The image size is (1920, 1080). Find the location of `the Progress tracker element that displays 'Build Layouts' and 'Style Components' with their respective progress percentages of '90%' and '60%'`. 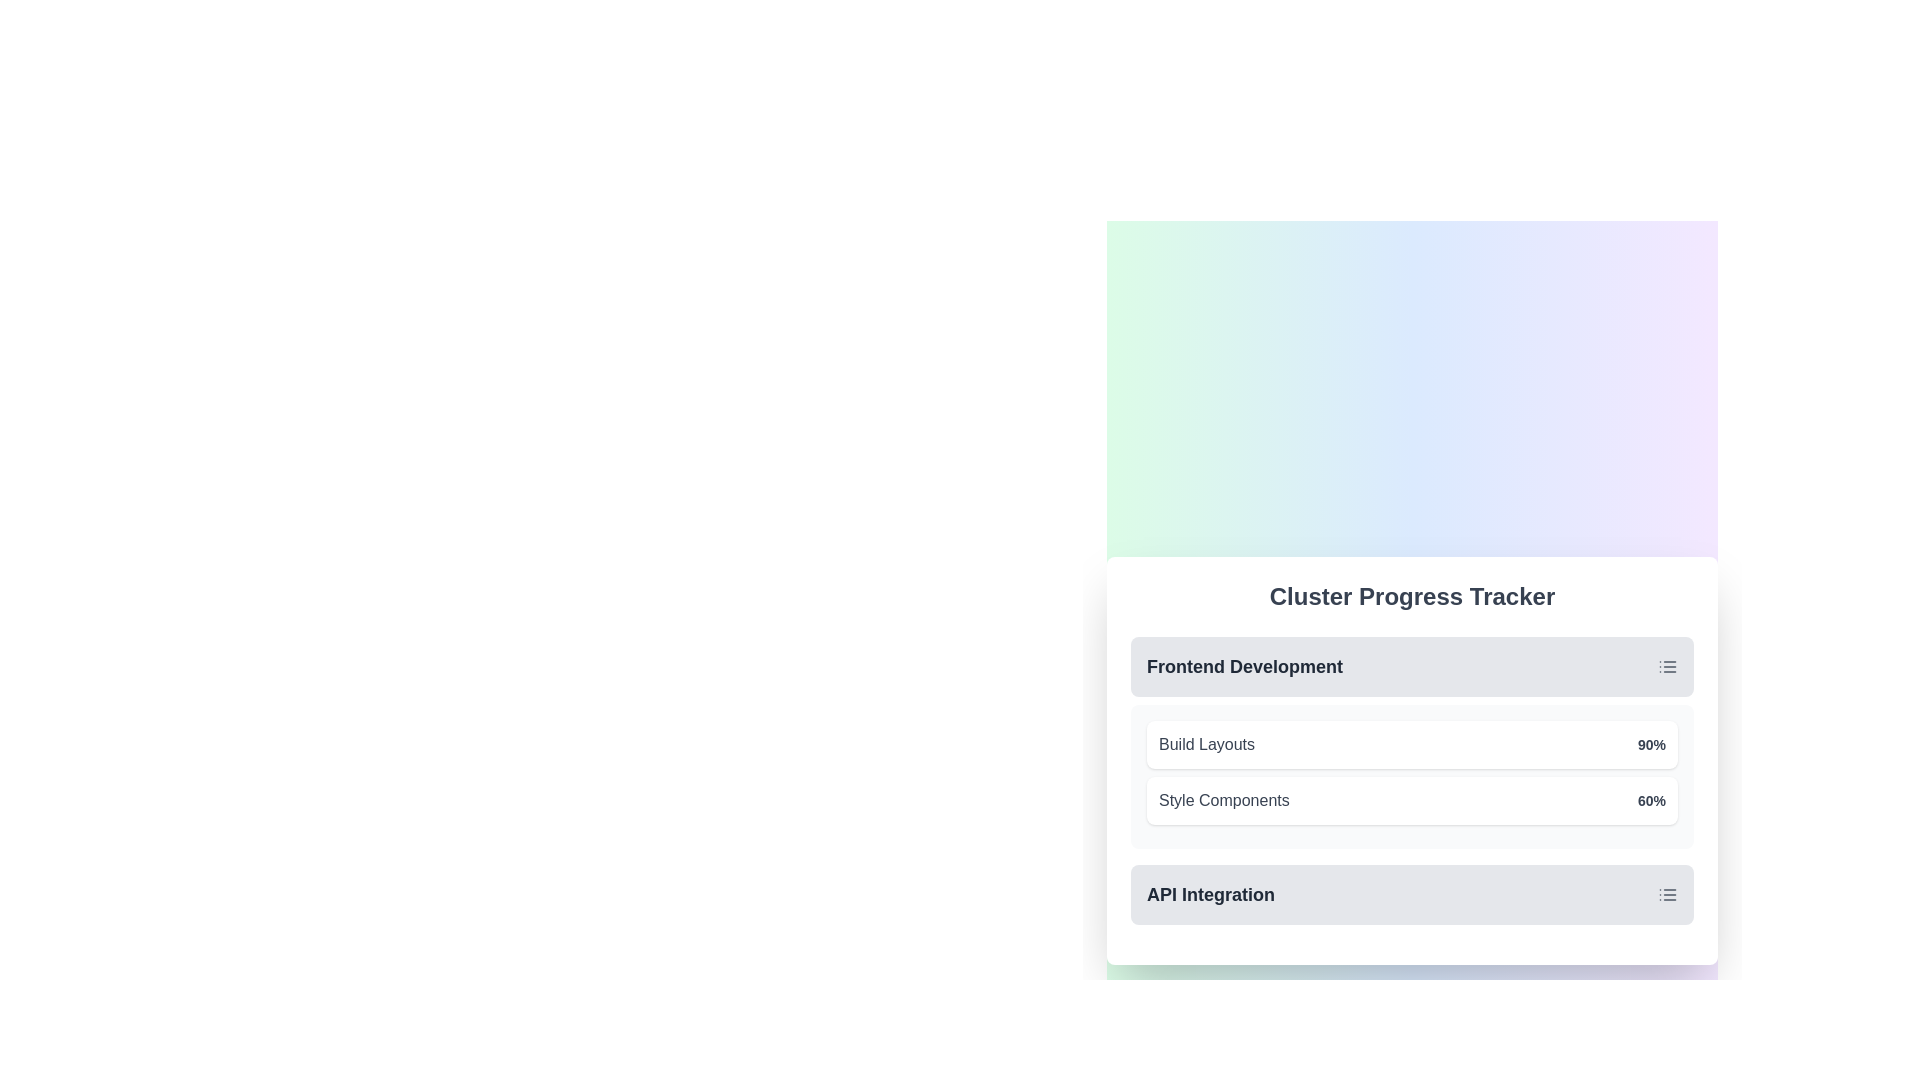

the Progress tracker element that displays 'Build Layouts' and 'Style Components' with their respective progress percentages of '90%' and '60%' is located at coordinates (1411, 775).